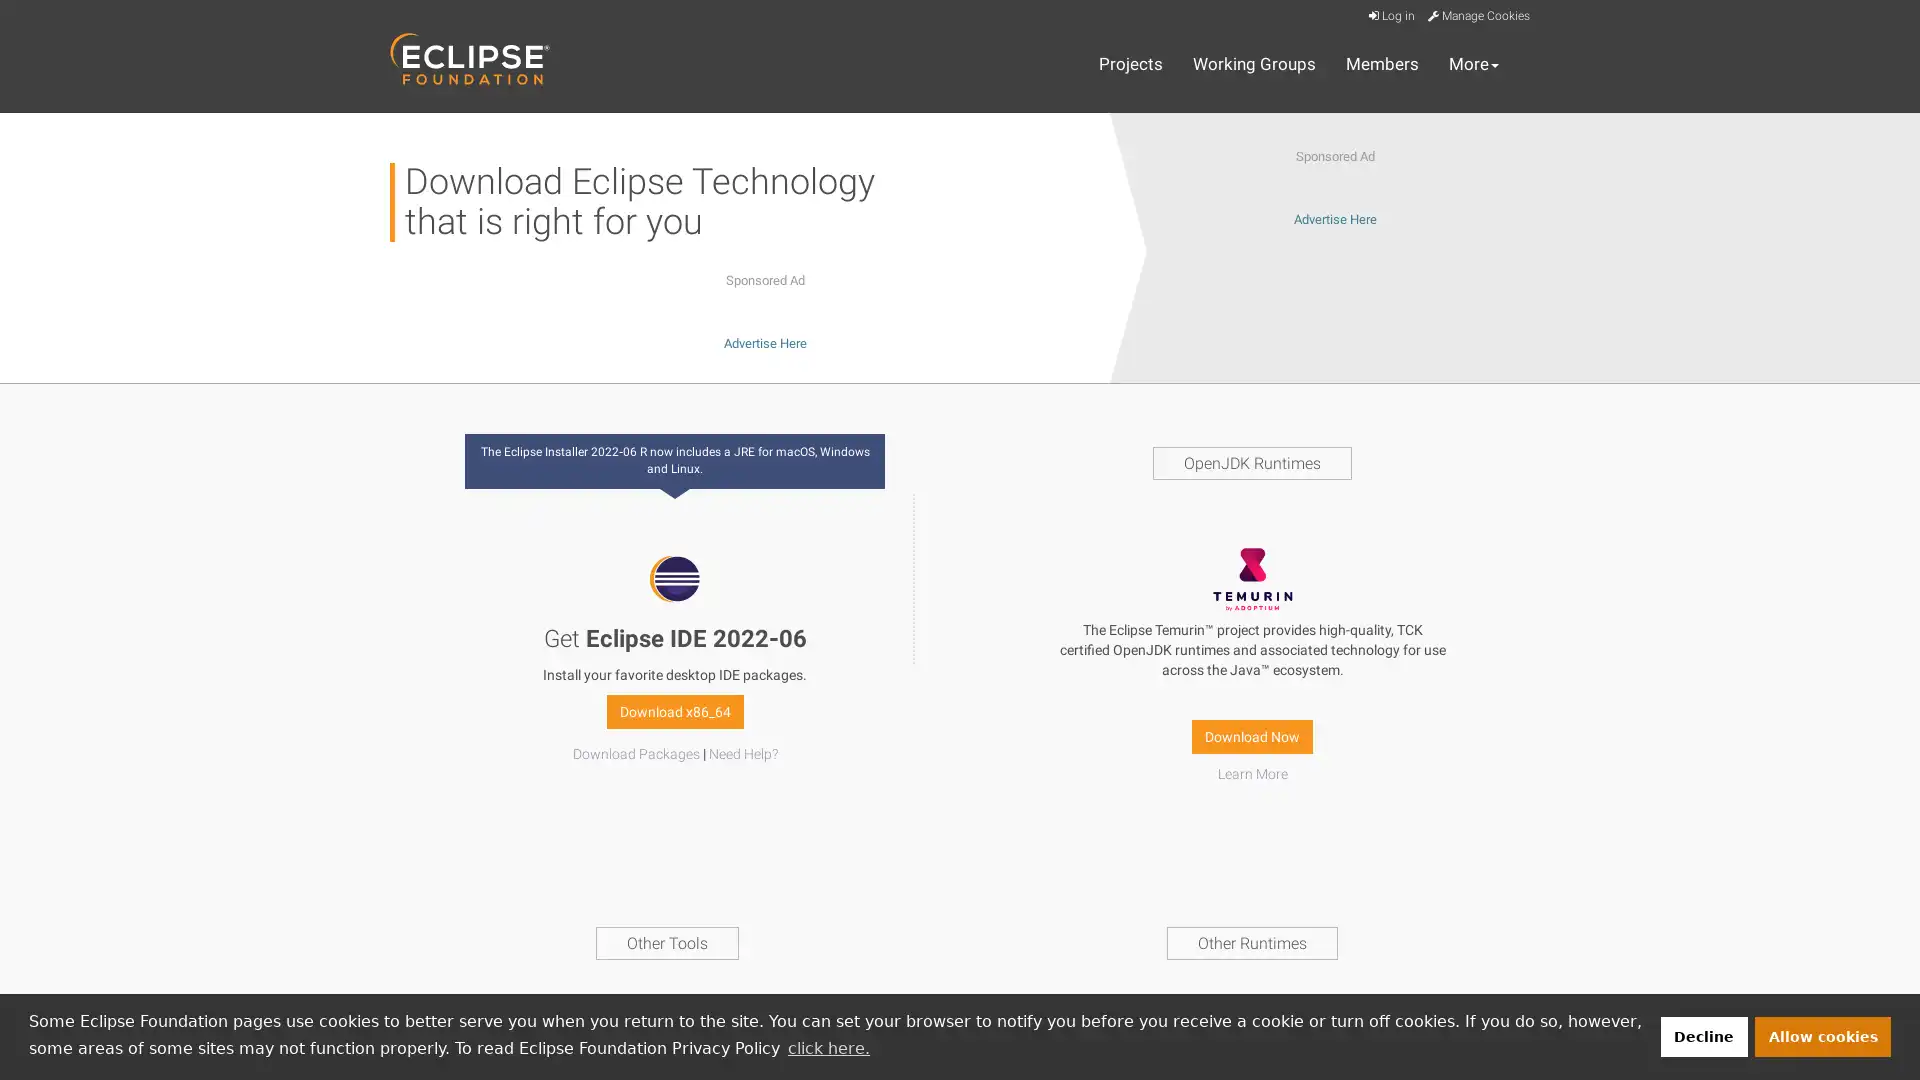 The height and width of the screenshot is (1080, 1920). Describe the element at coordinates (828, 1047) in the screenshot. I see `learn more about cookies` at that location.